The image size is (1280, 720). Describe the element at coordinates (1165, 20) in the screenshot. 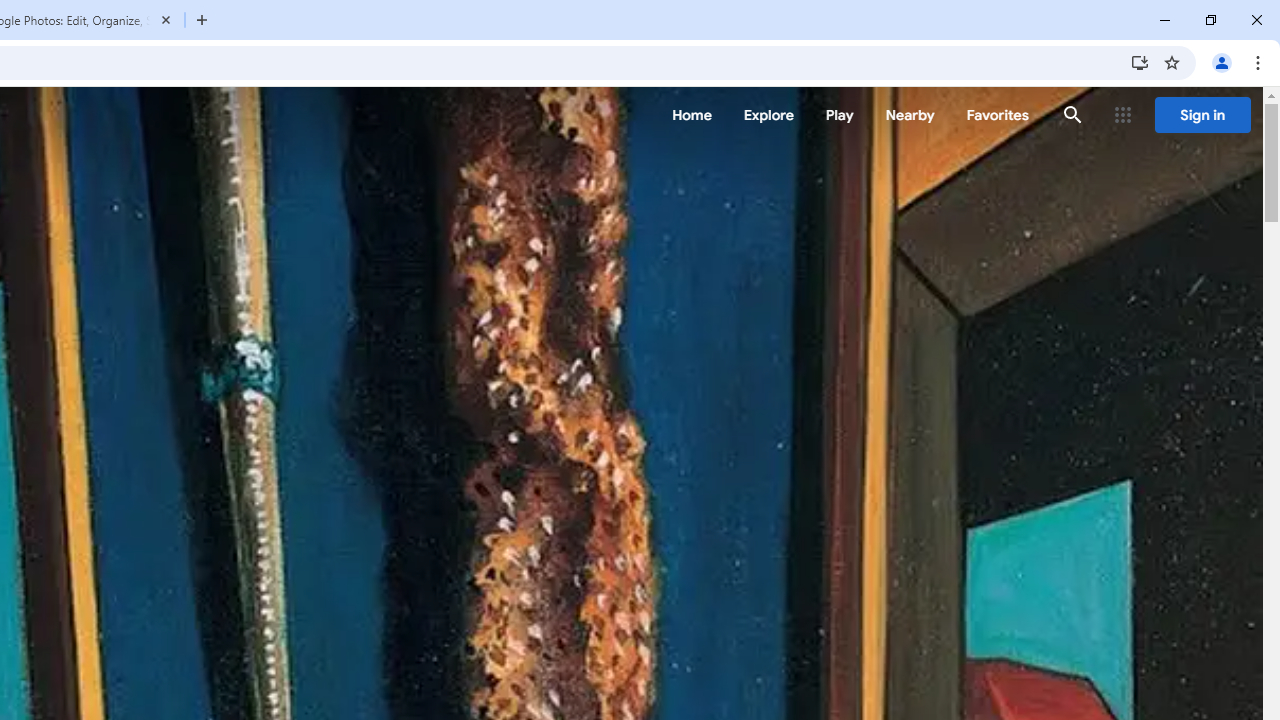

I see `'Minimize'` at that location.